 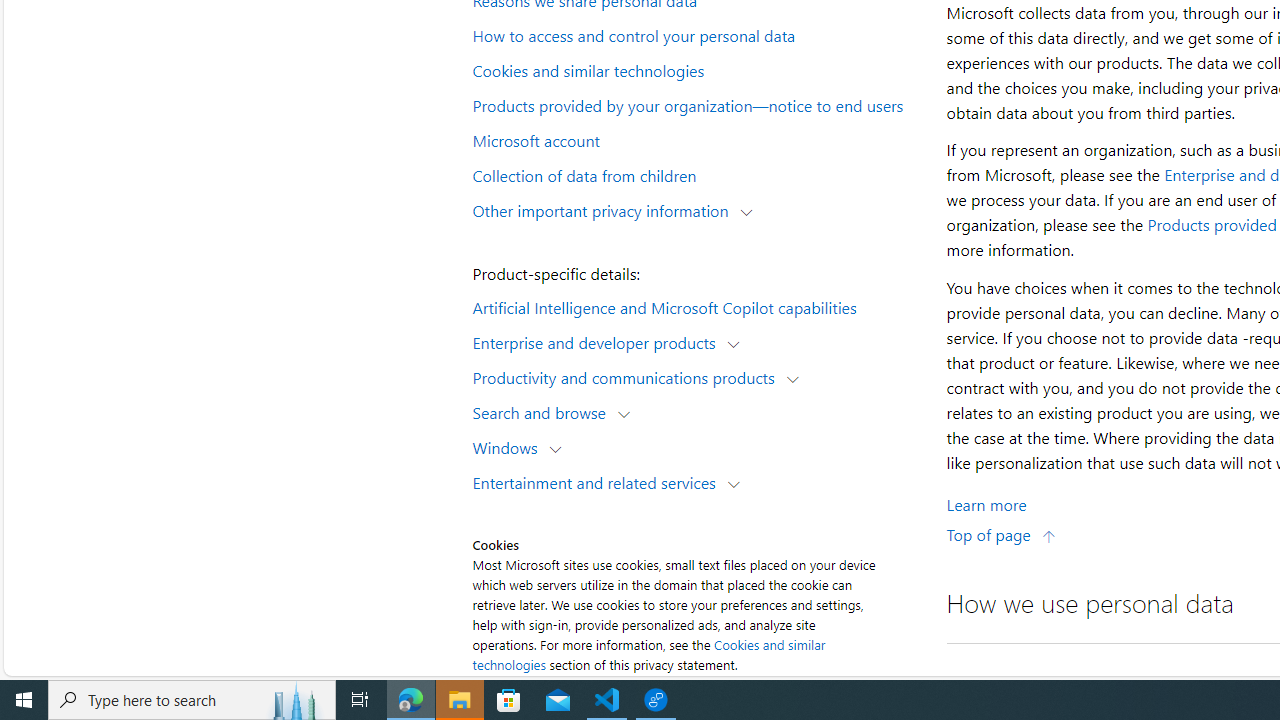 I want to click on 'Entertainment and related services', so click(x=598, y=482).